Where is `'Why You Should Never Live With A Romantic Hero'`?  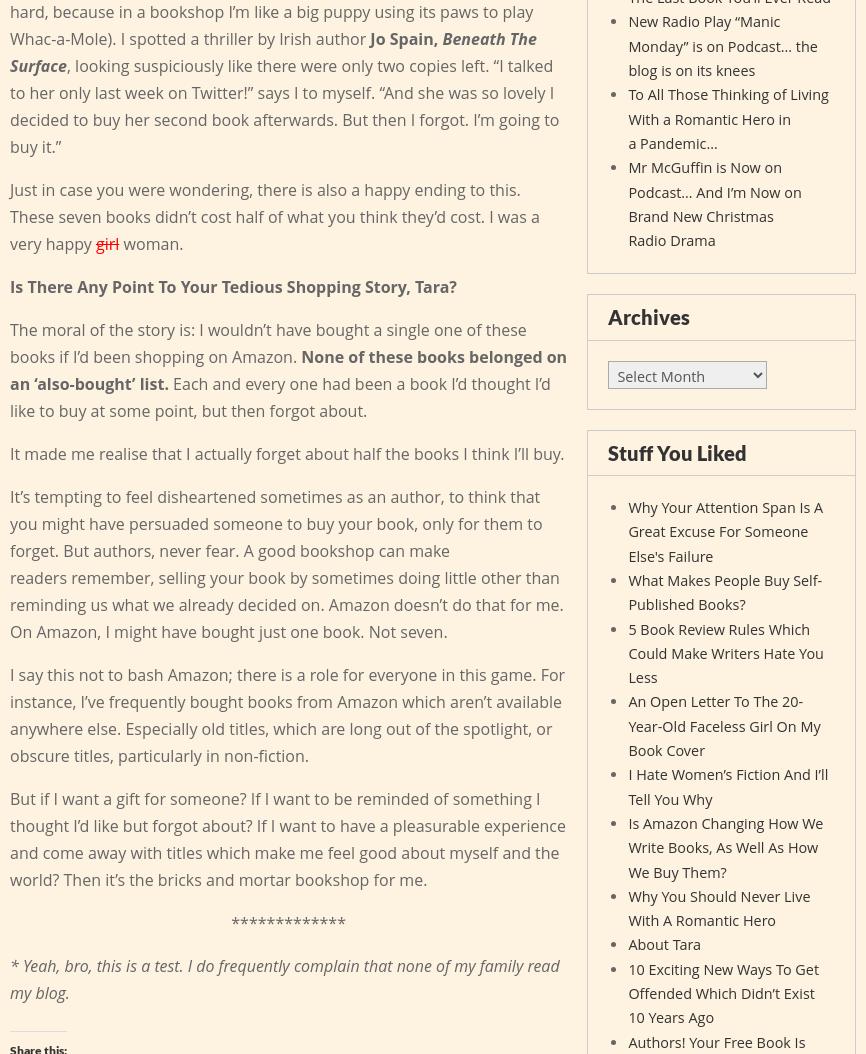
'Why You Should Never Live With A Romantic Hero' is located at coordinates (718, 907).